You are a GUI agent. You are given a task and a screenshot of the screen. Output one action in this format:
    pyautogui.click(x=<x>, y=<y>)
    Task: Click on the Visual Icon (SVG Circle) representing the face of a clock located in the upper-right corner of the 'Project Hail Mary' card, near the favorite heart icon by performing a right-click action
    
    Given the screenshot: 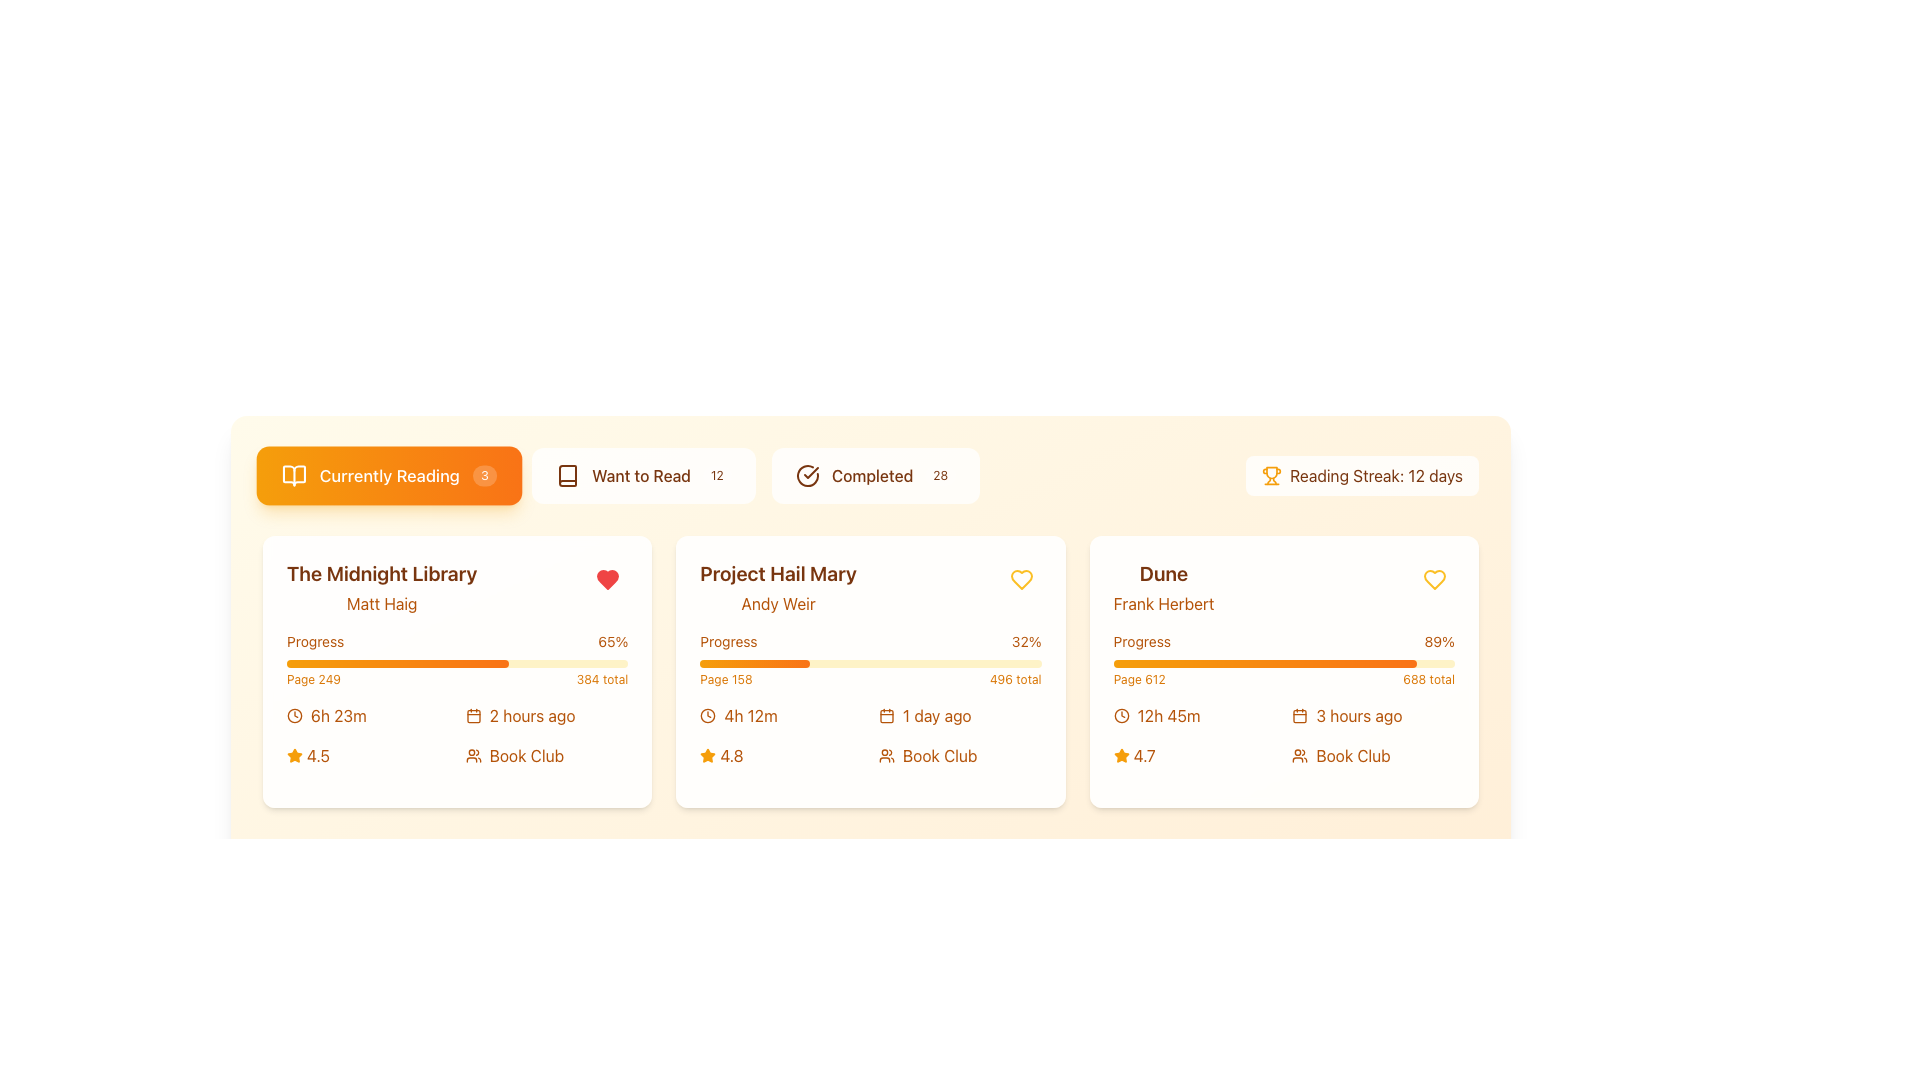 What is the action you would take?
    pyautogui.click(x=708, y=715)
    